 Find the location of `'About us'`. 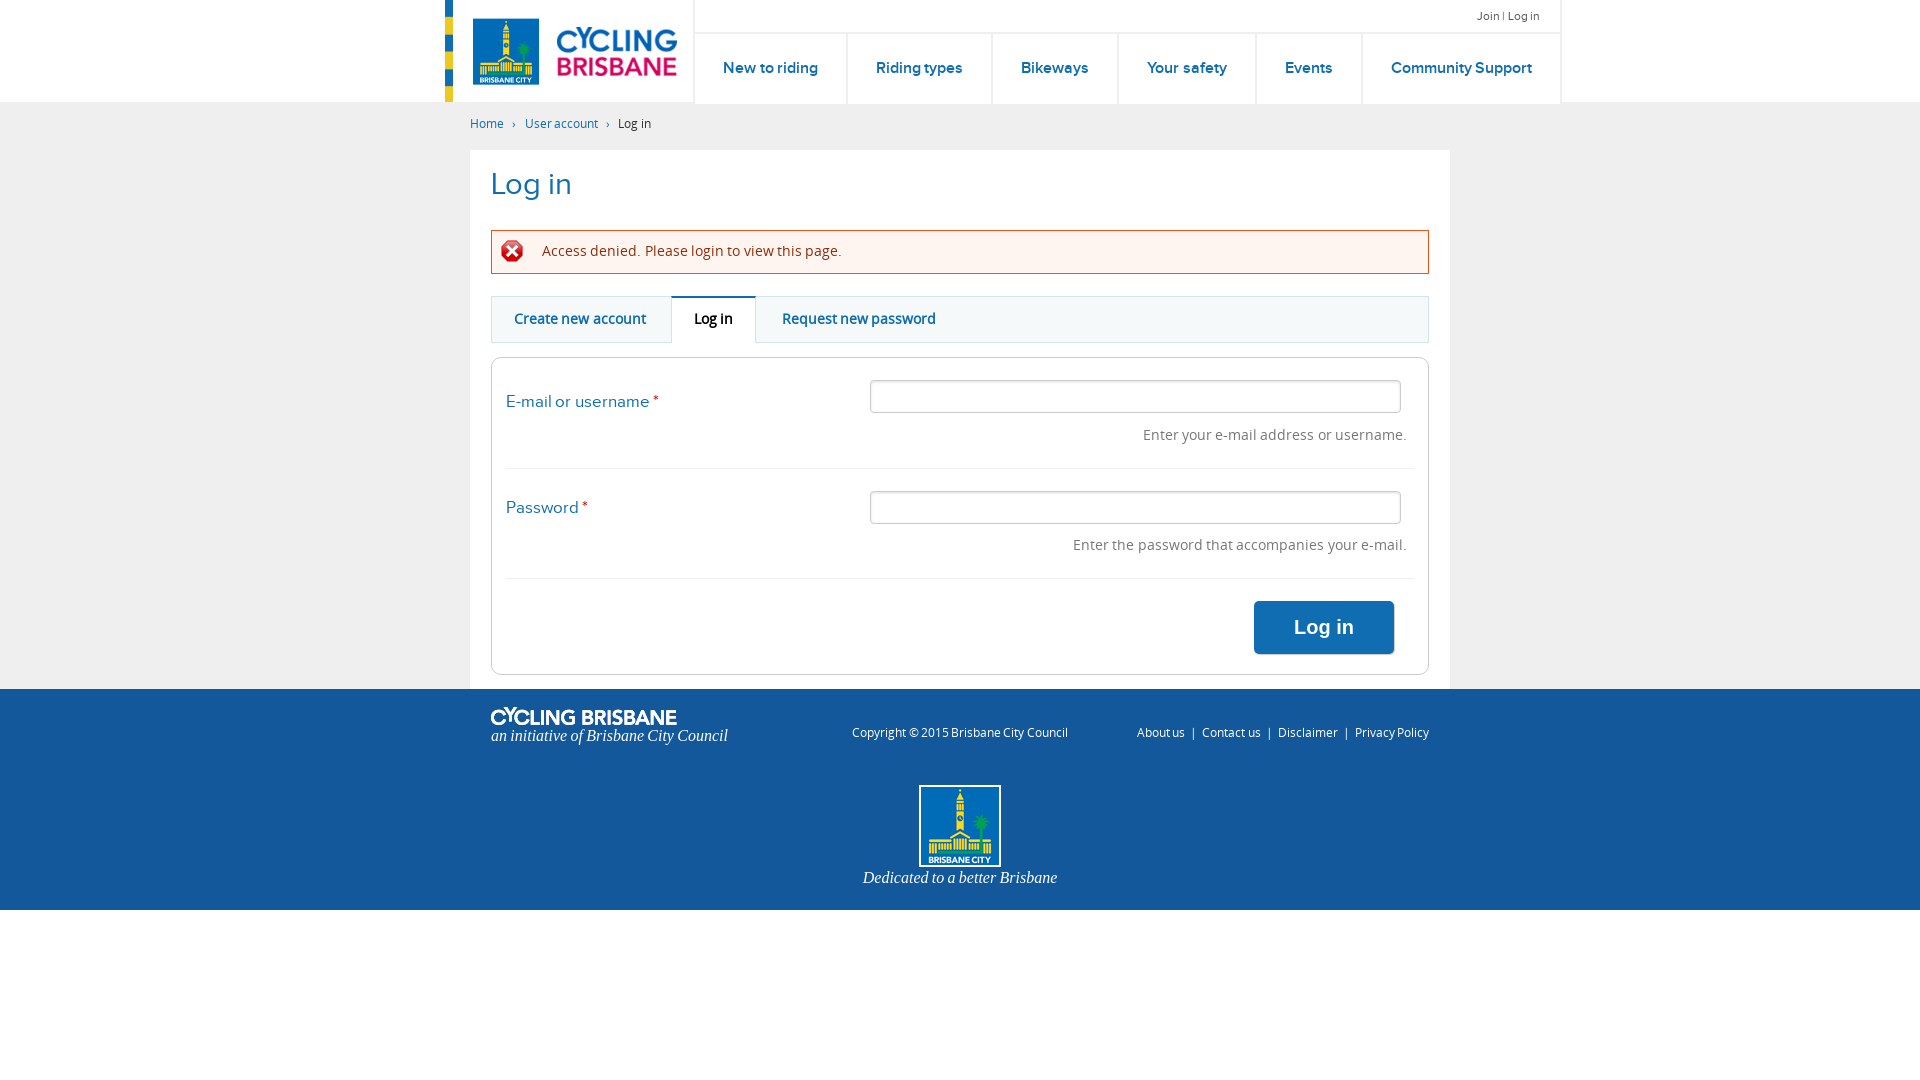

'About us' is located at coordinates (1161, 732).